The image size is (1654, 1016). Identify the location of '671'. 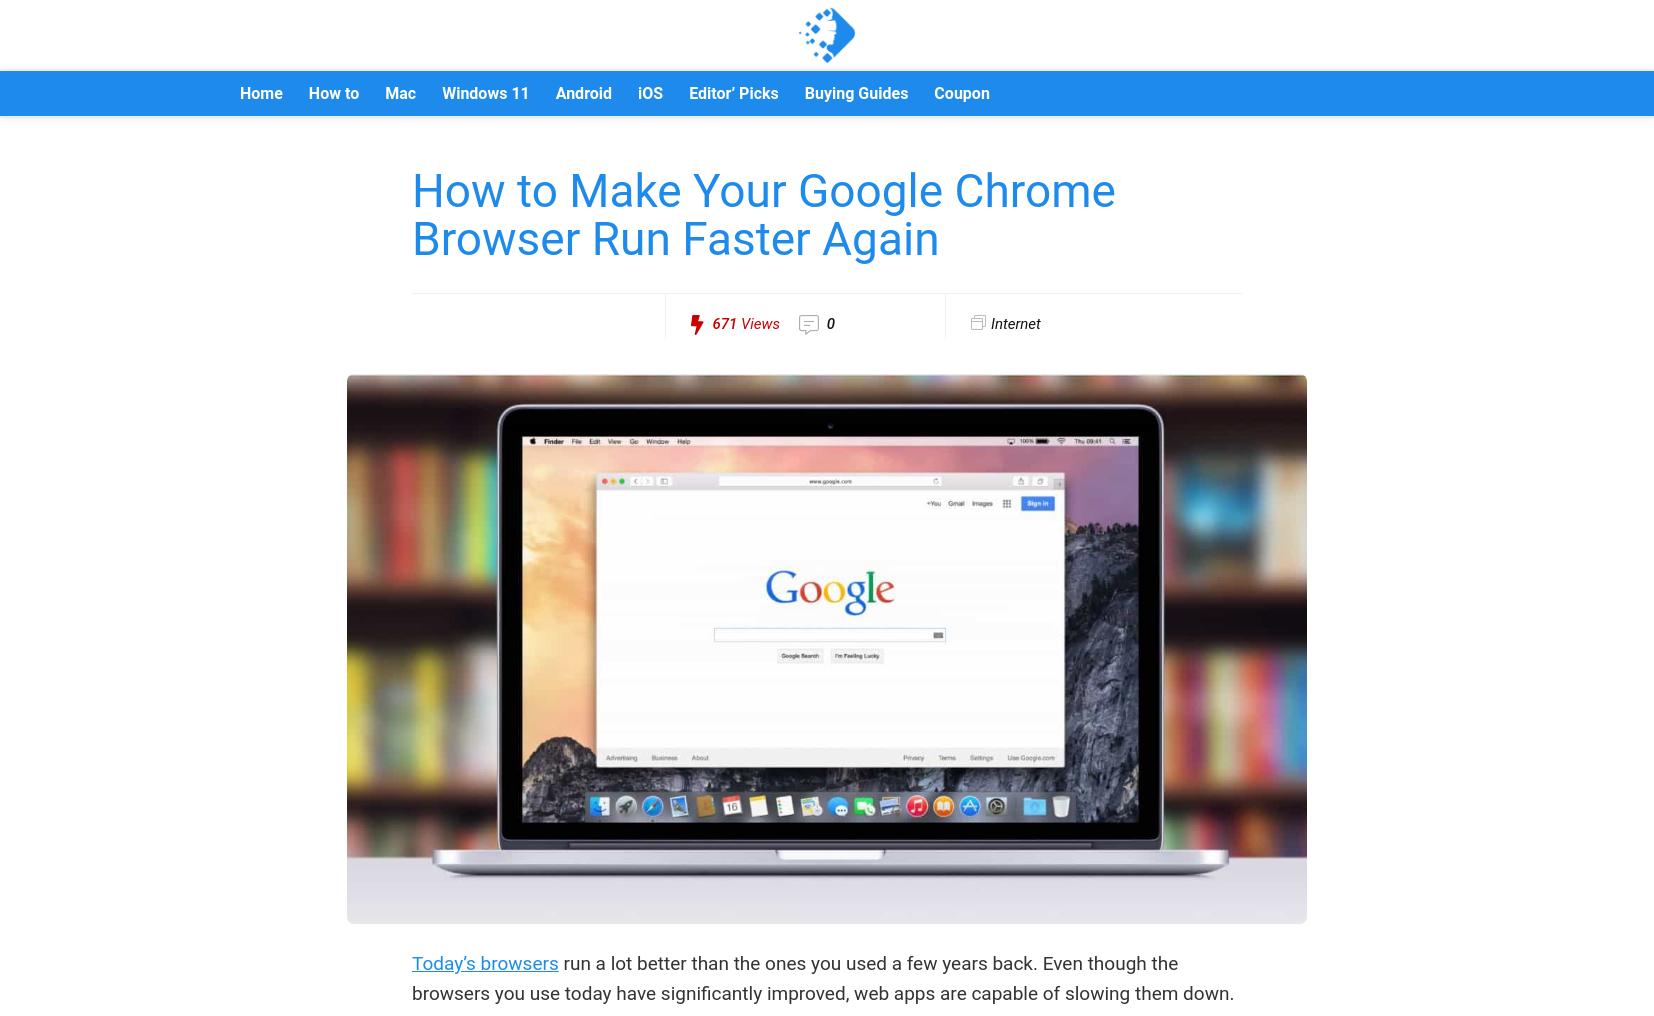
(724, 324).